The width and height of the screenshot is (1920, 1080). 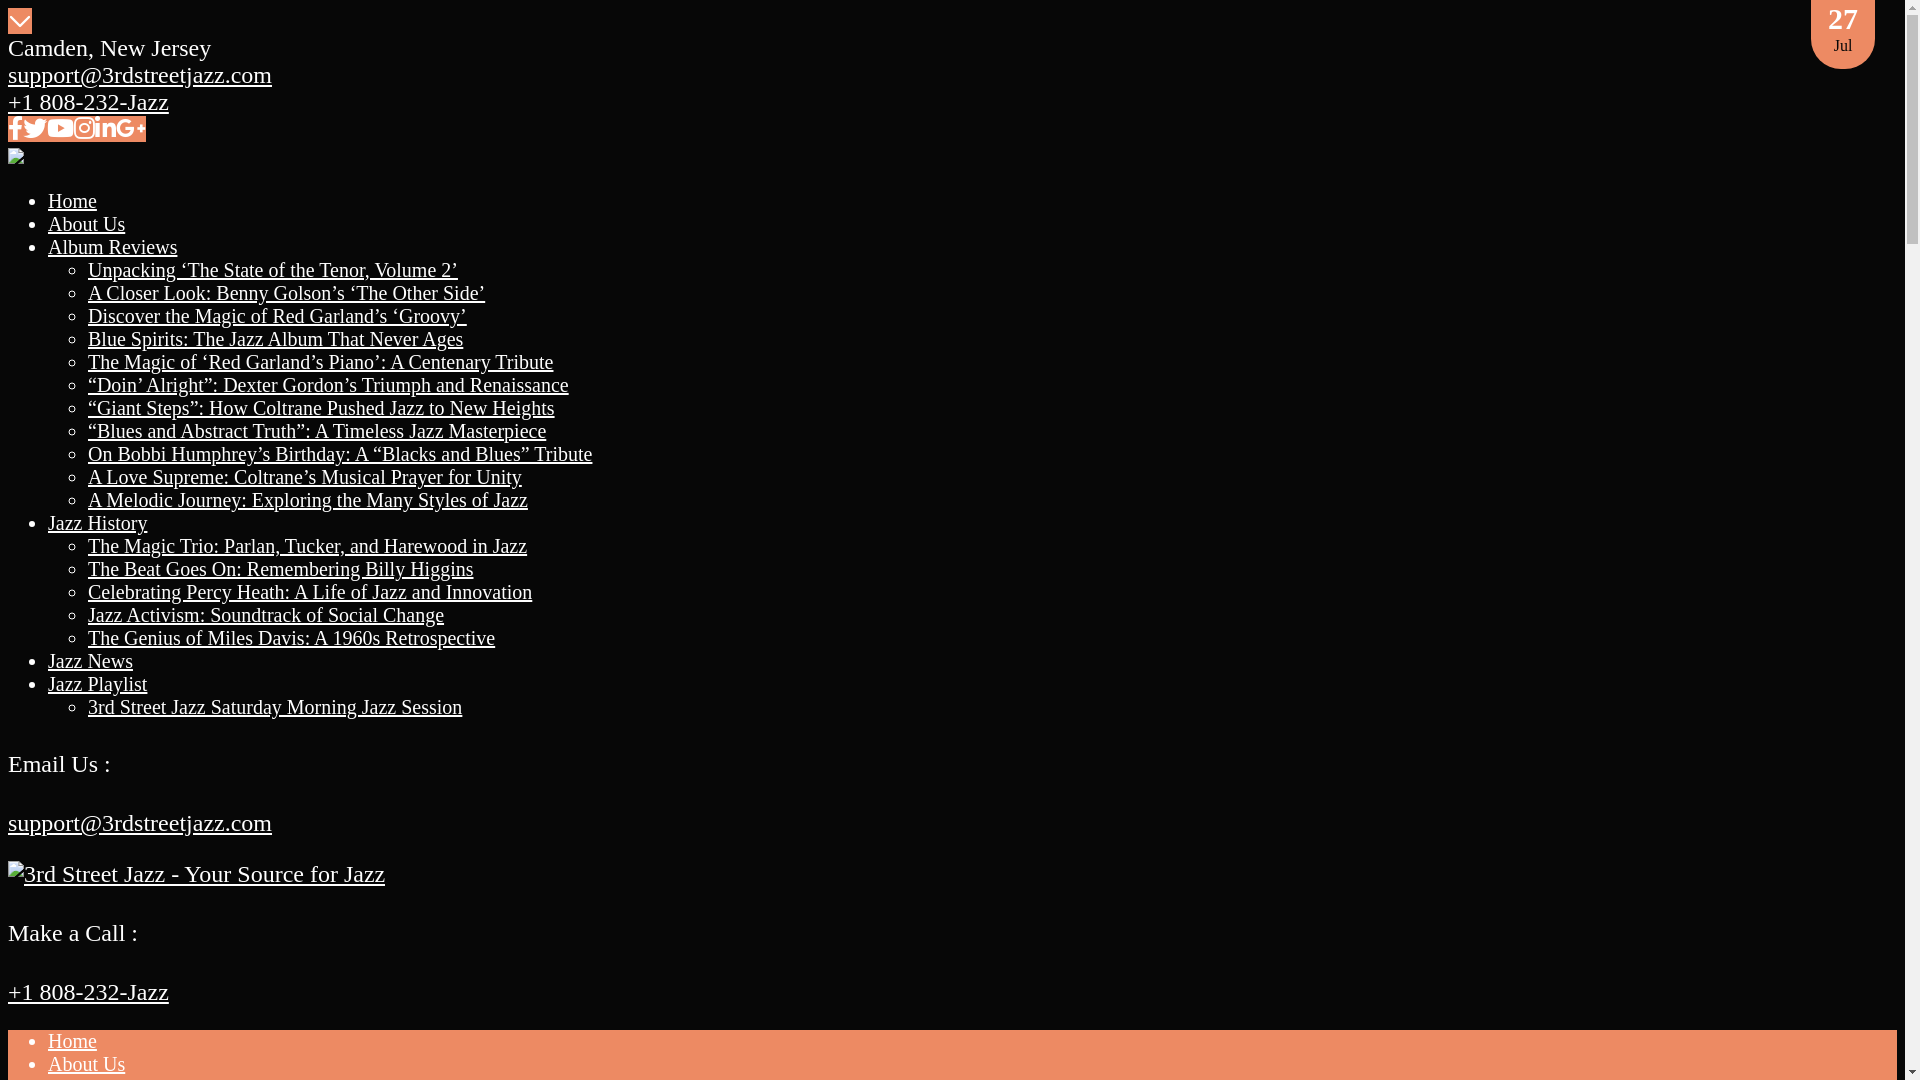 What do you see at coordinates (274, 338) in the screenshot?
I see `'Blue Spirits: The Jazz Album That Never Ages'` at bounding box center [274, 338].